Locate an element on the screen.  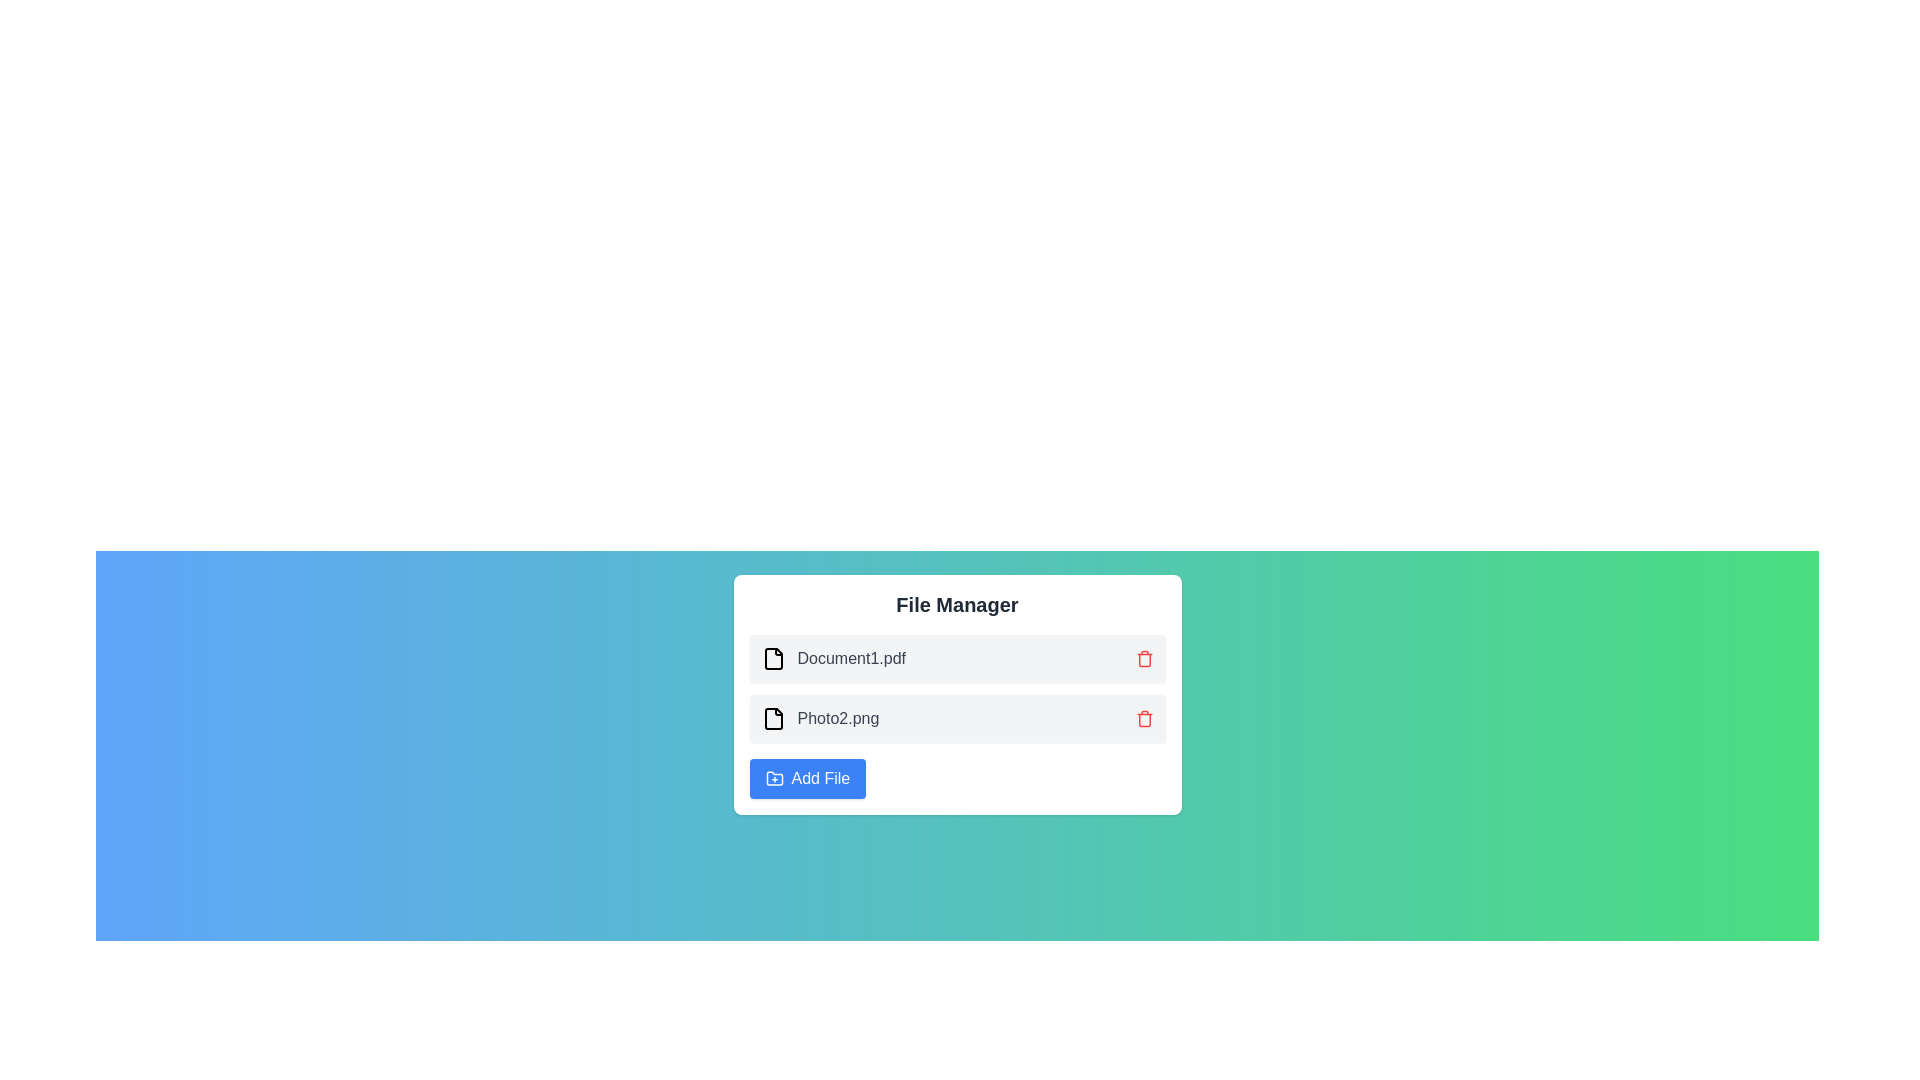
the Trash icon/button for the file 'Photo2.png' is located at coordinates (1144, 717).